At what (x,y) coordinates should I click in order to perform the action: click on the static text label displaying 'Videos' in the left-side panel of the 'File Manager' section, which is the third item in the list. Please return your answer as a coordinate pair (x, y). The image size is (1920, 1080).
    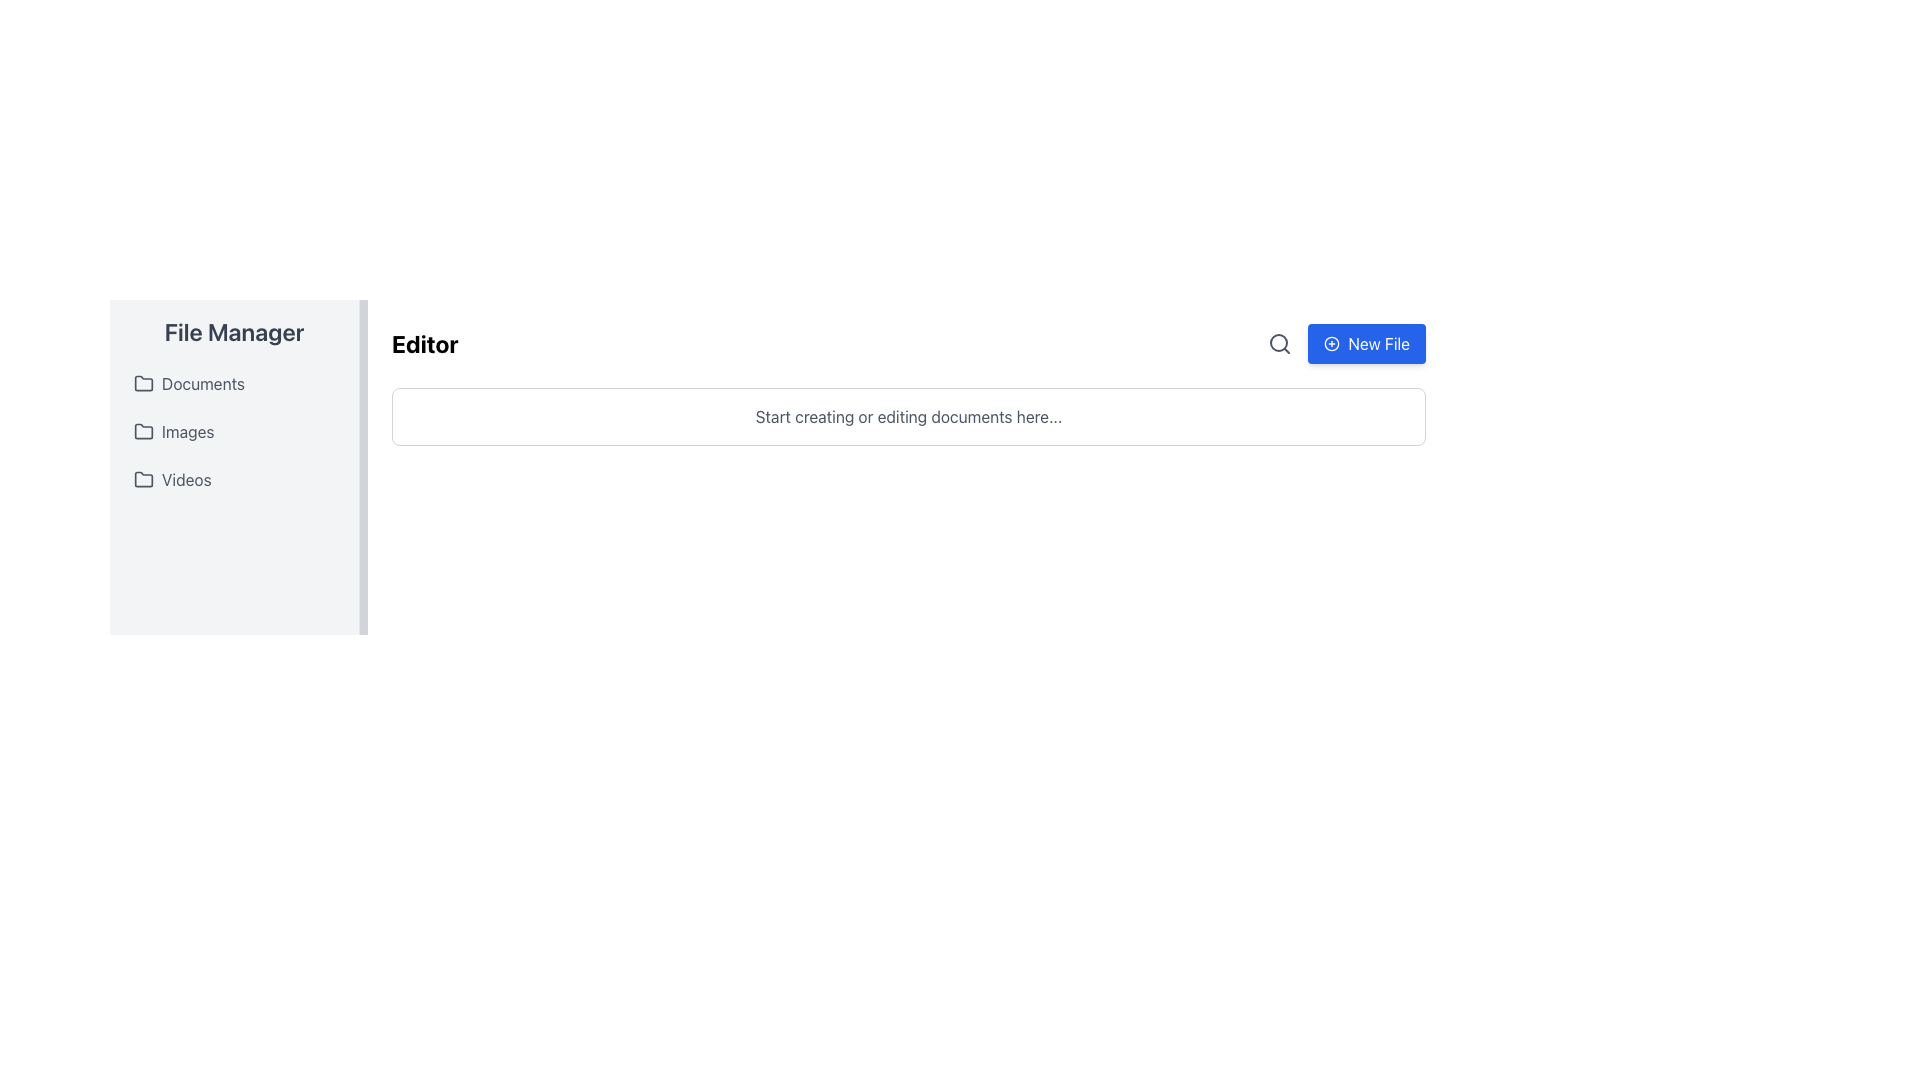
    Looking at the image, I should click on (186, 479).